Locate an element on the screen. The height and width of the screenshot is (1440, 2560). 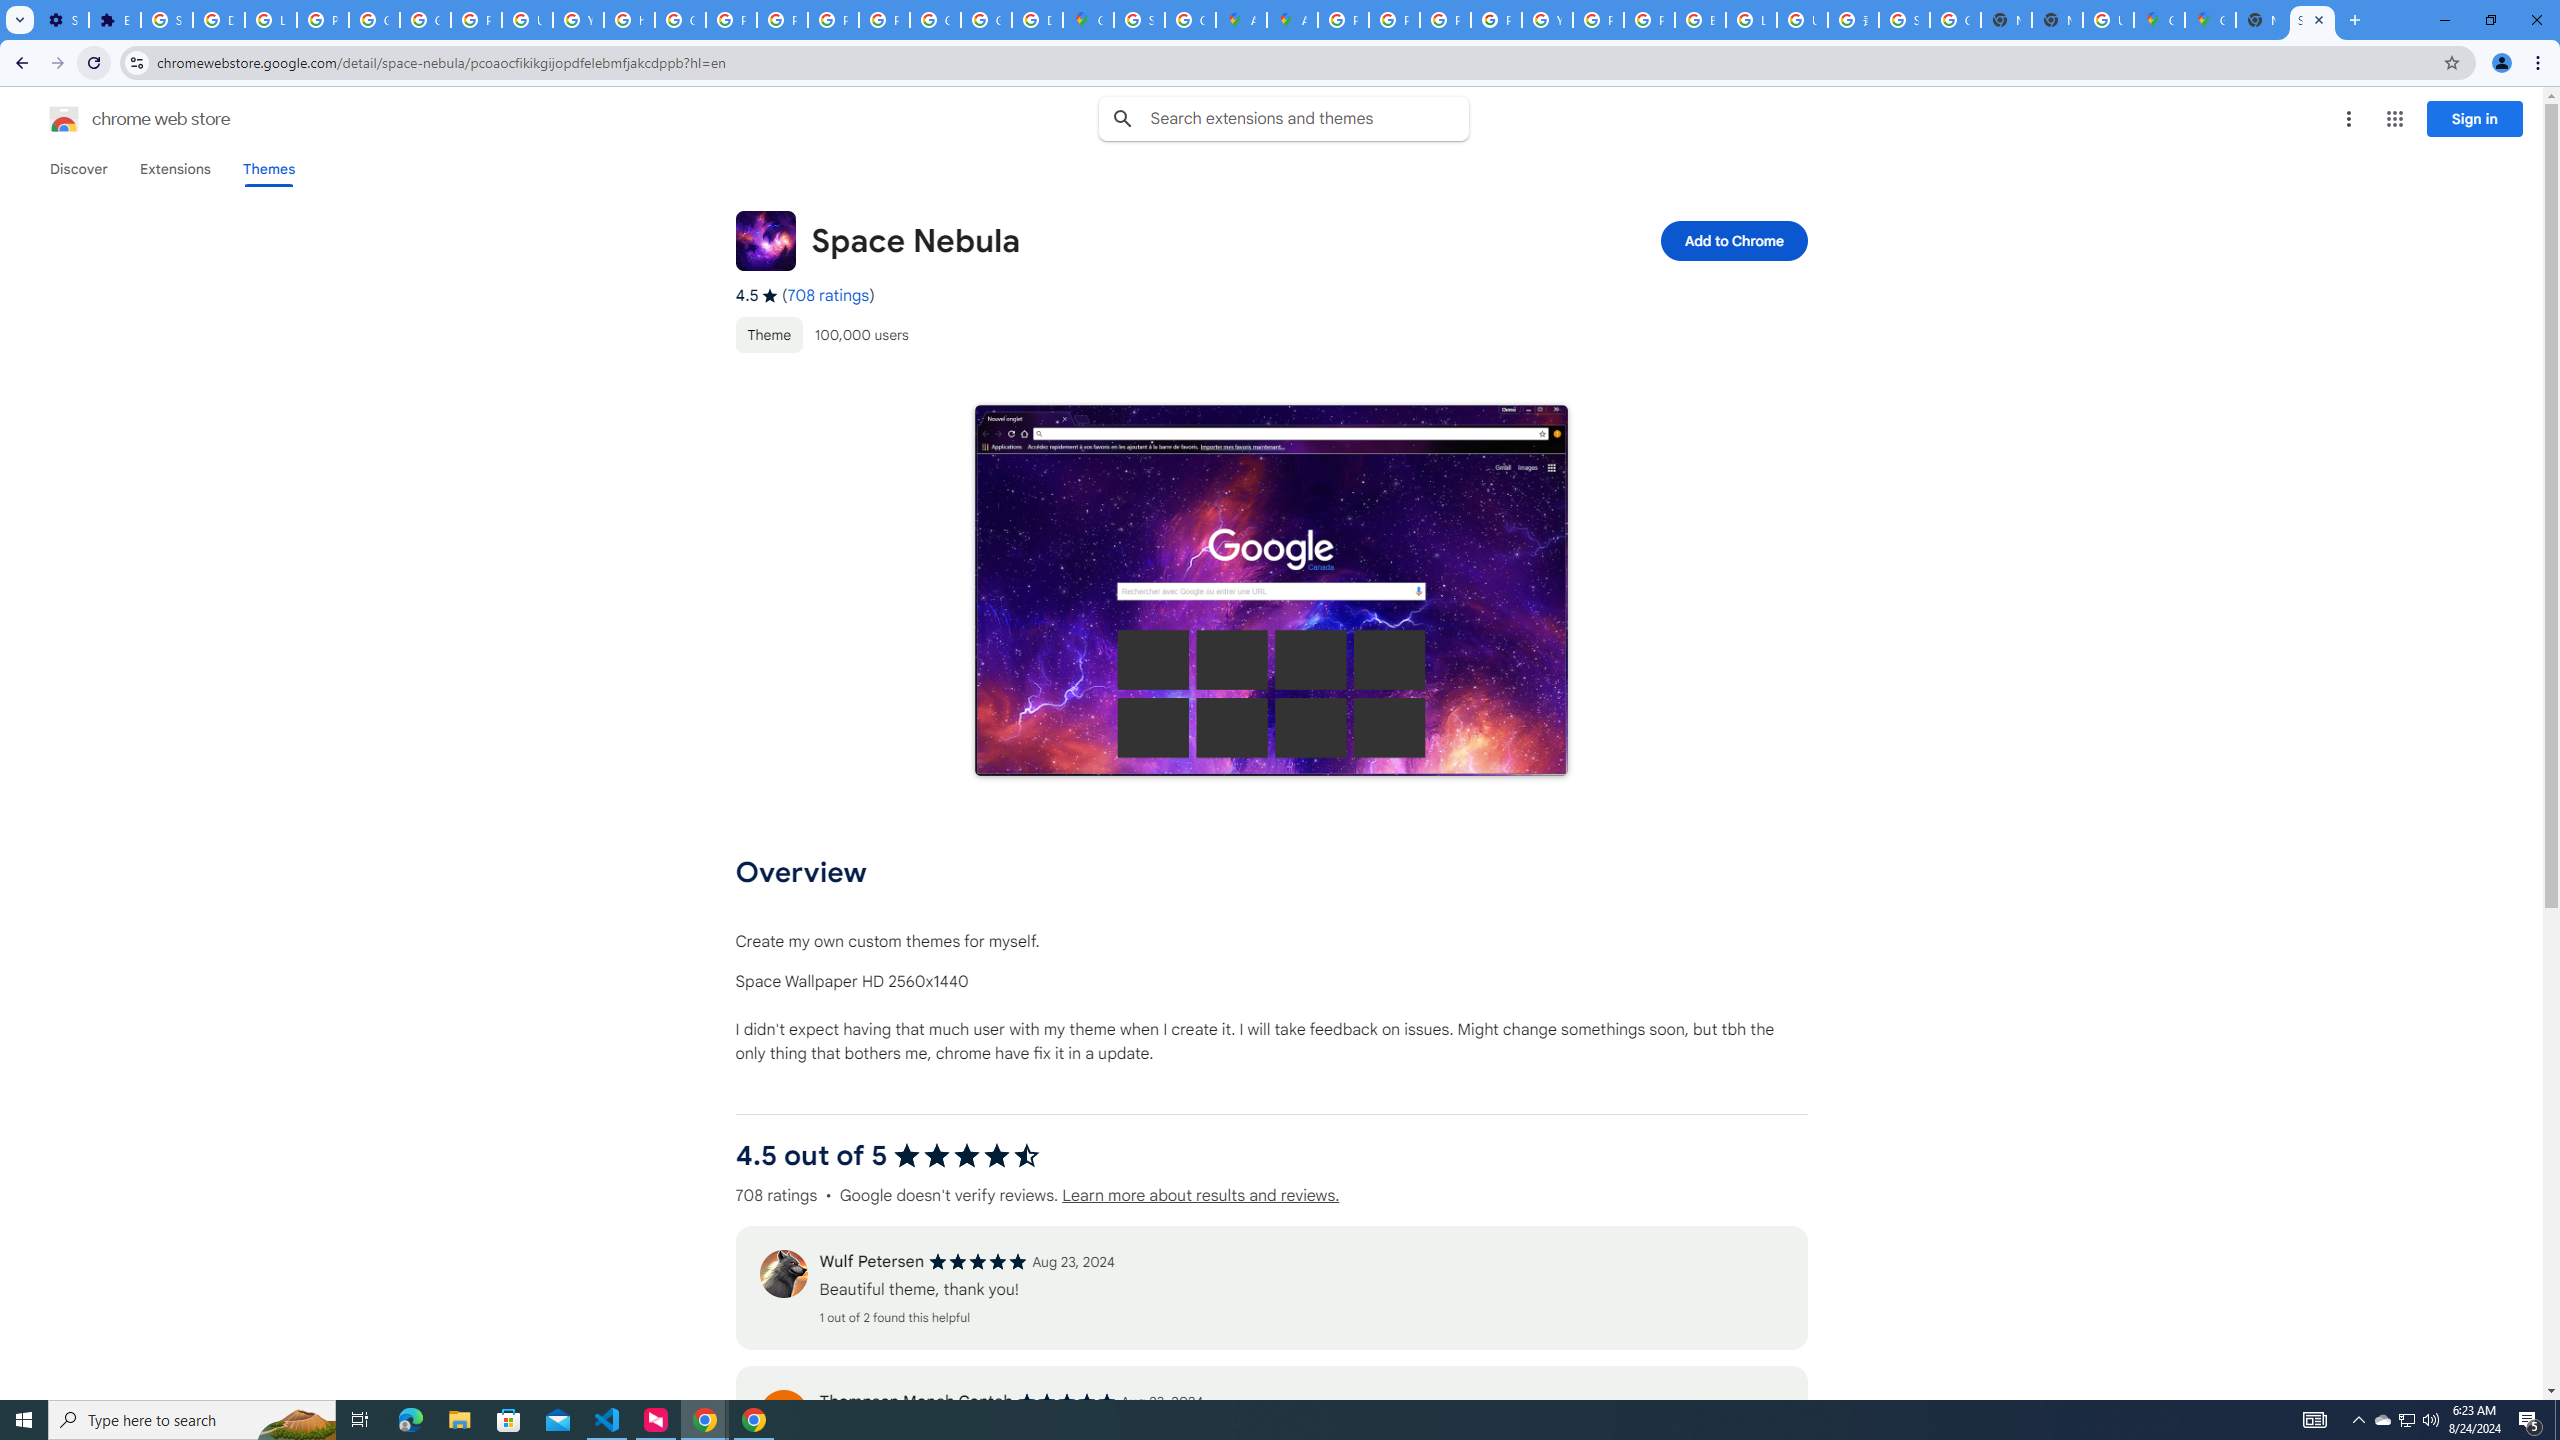
'Extensions' is located at coordinates (175, 168).